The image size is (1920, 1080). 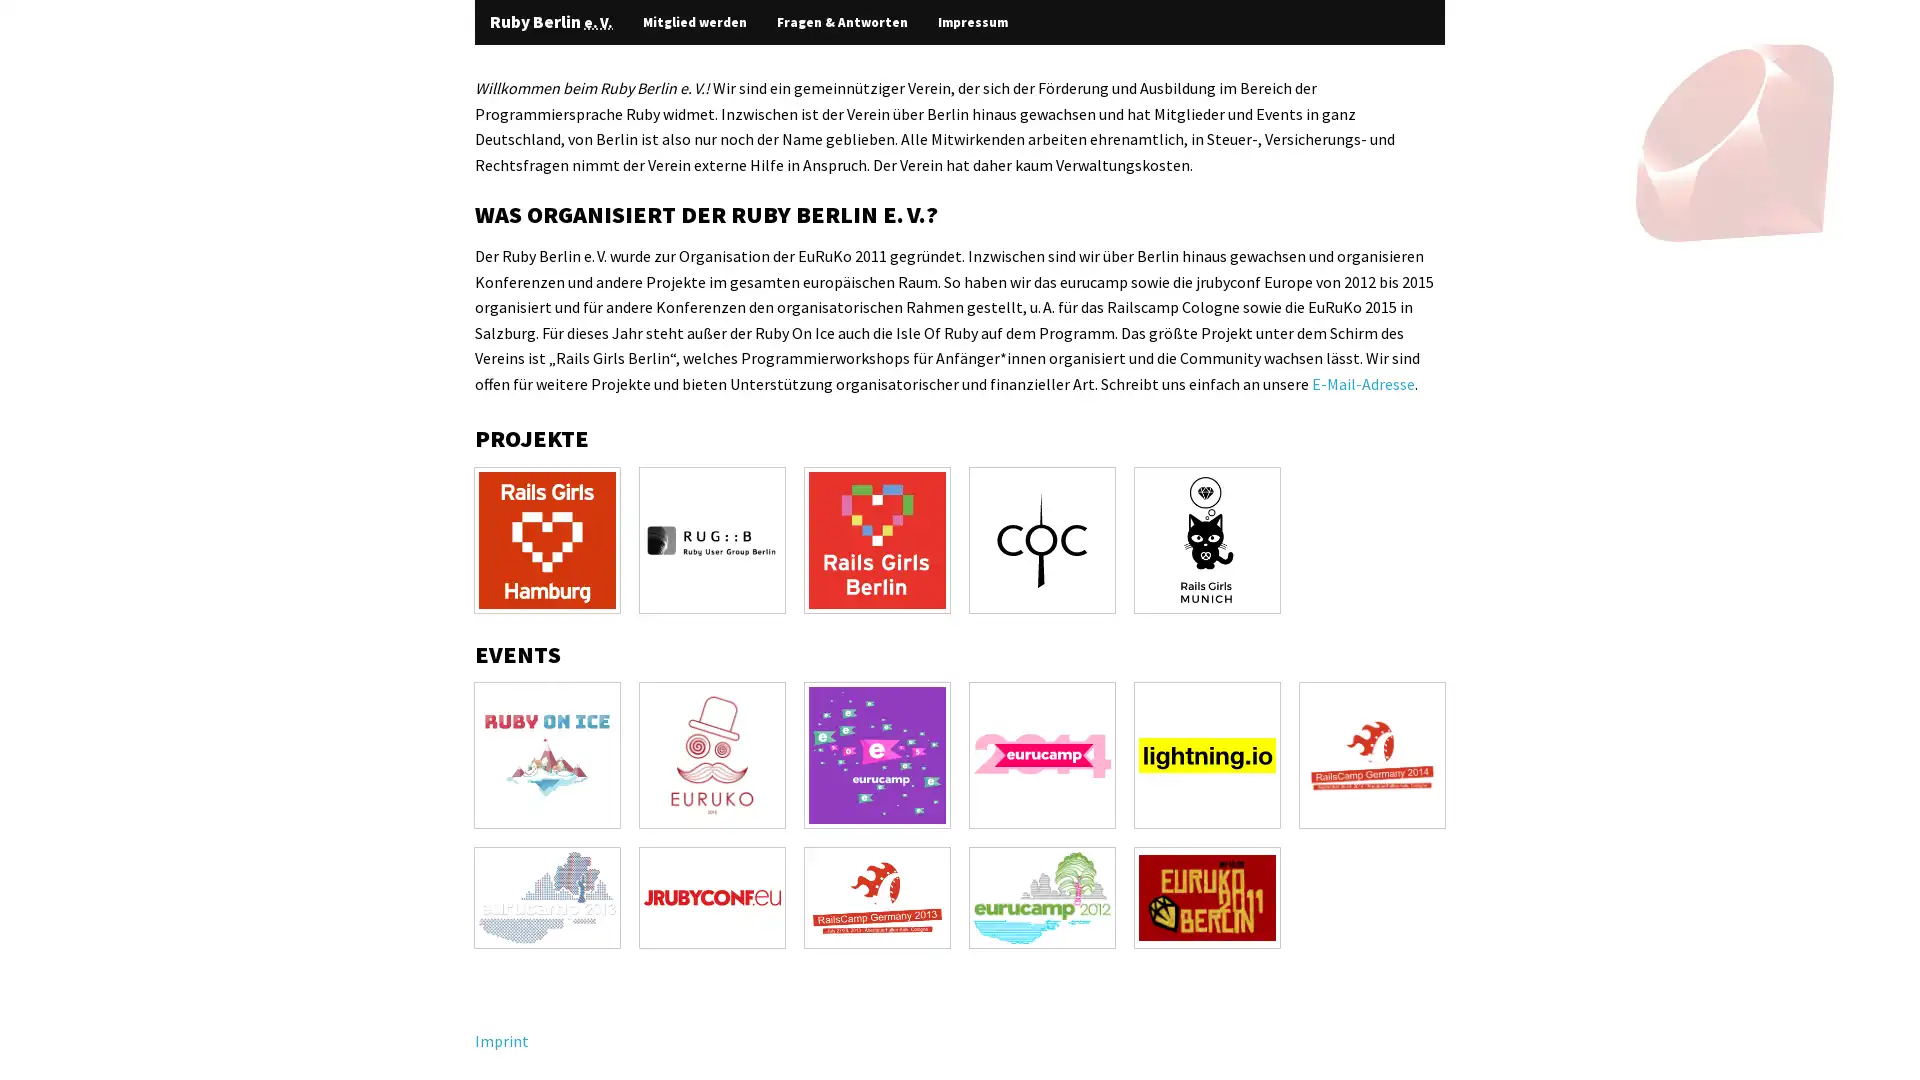 What do you see at coordinates (712, 755) in the screenshot?
I see `Euruko 2015` at bounding box center [712, 755].